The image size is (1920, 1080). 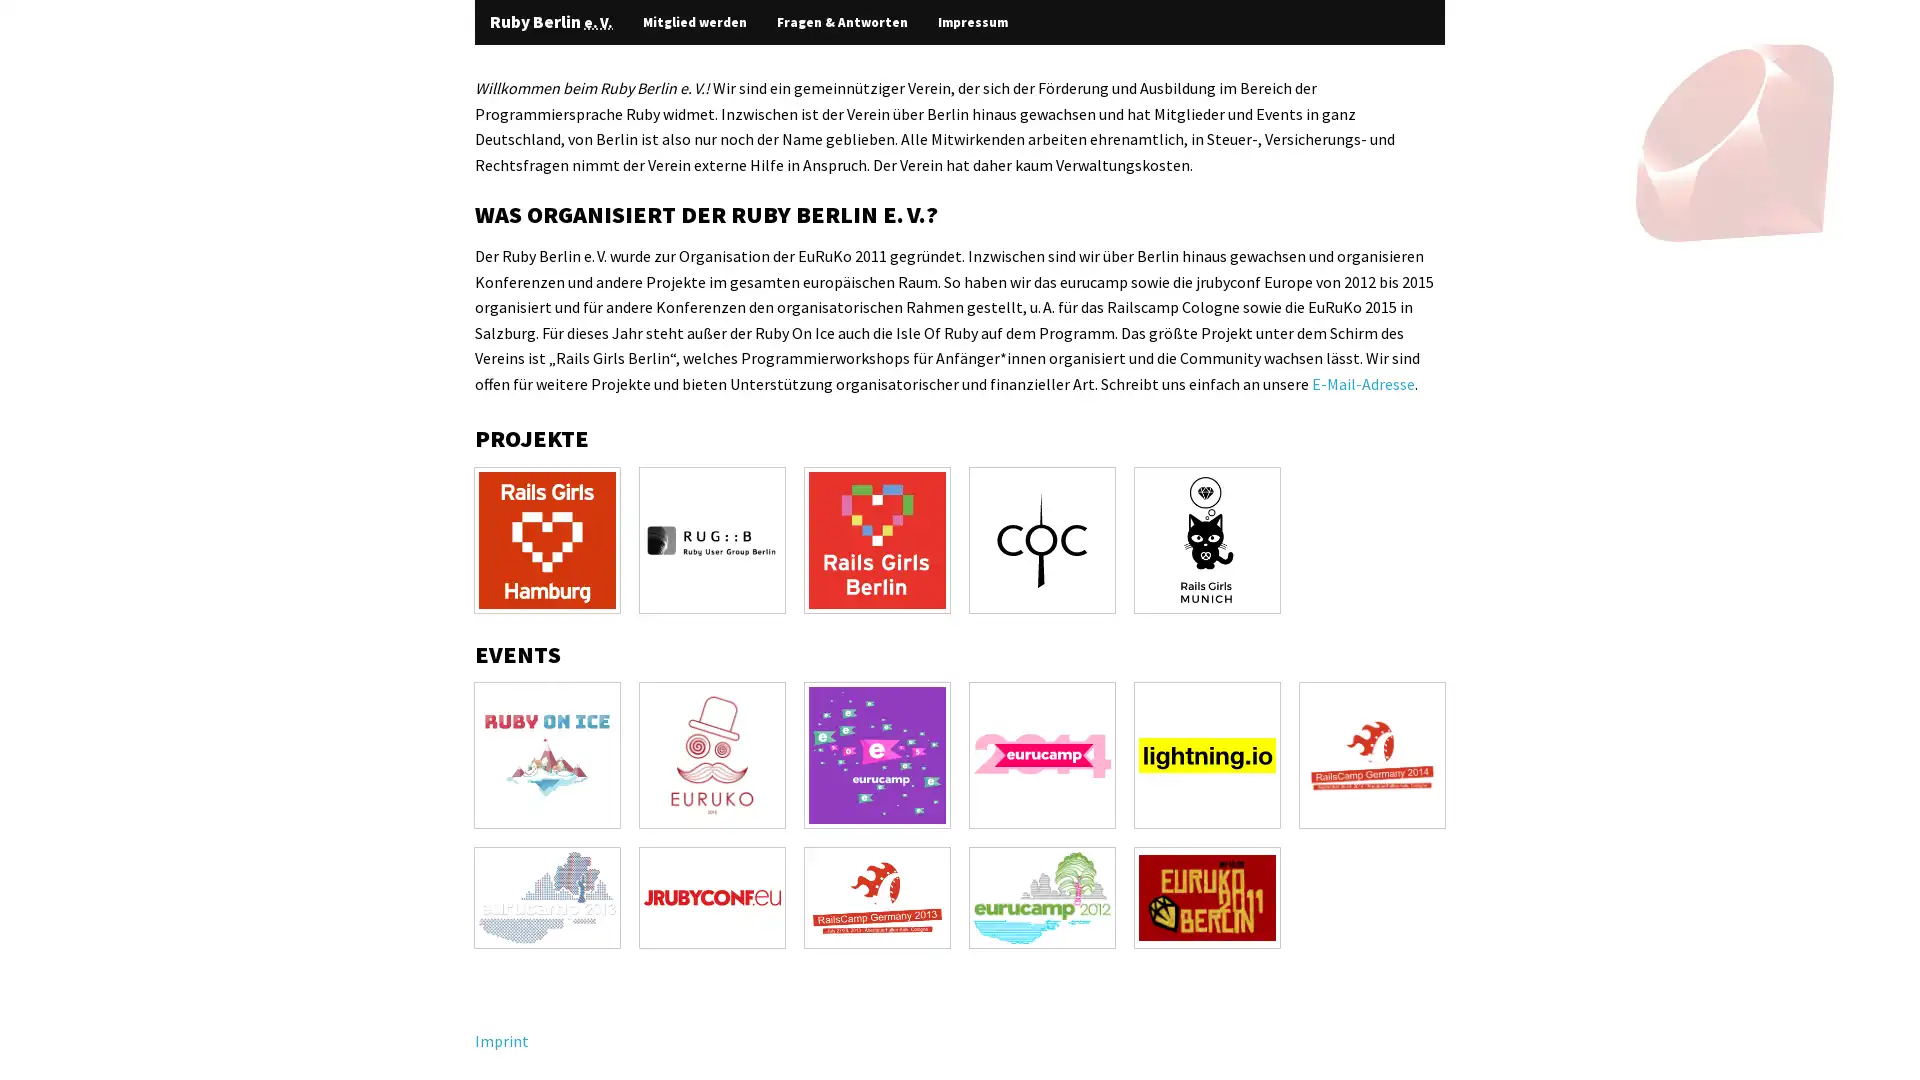 What do you see at coordinates (712, 755) in the screenshot?
I see `Euruko 2015` at bounding box center [712, 755].